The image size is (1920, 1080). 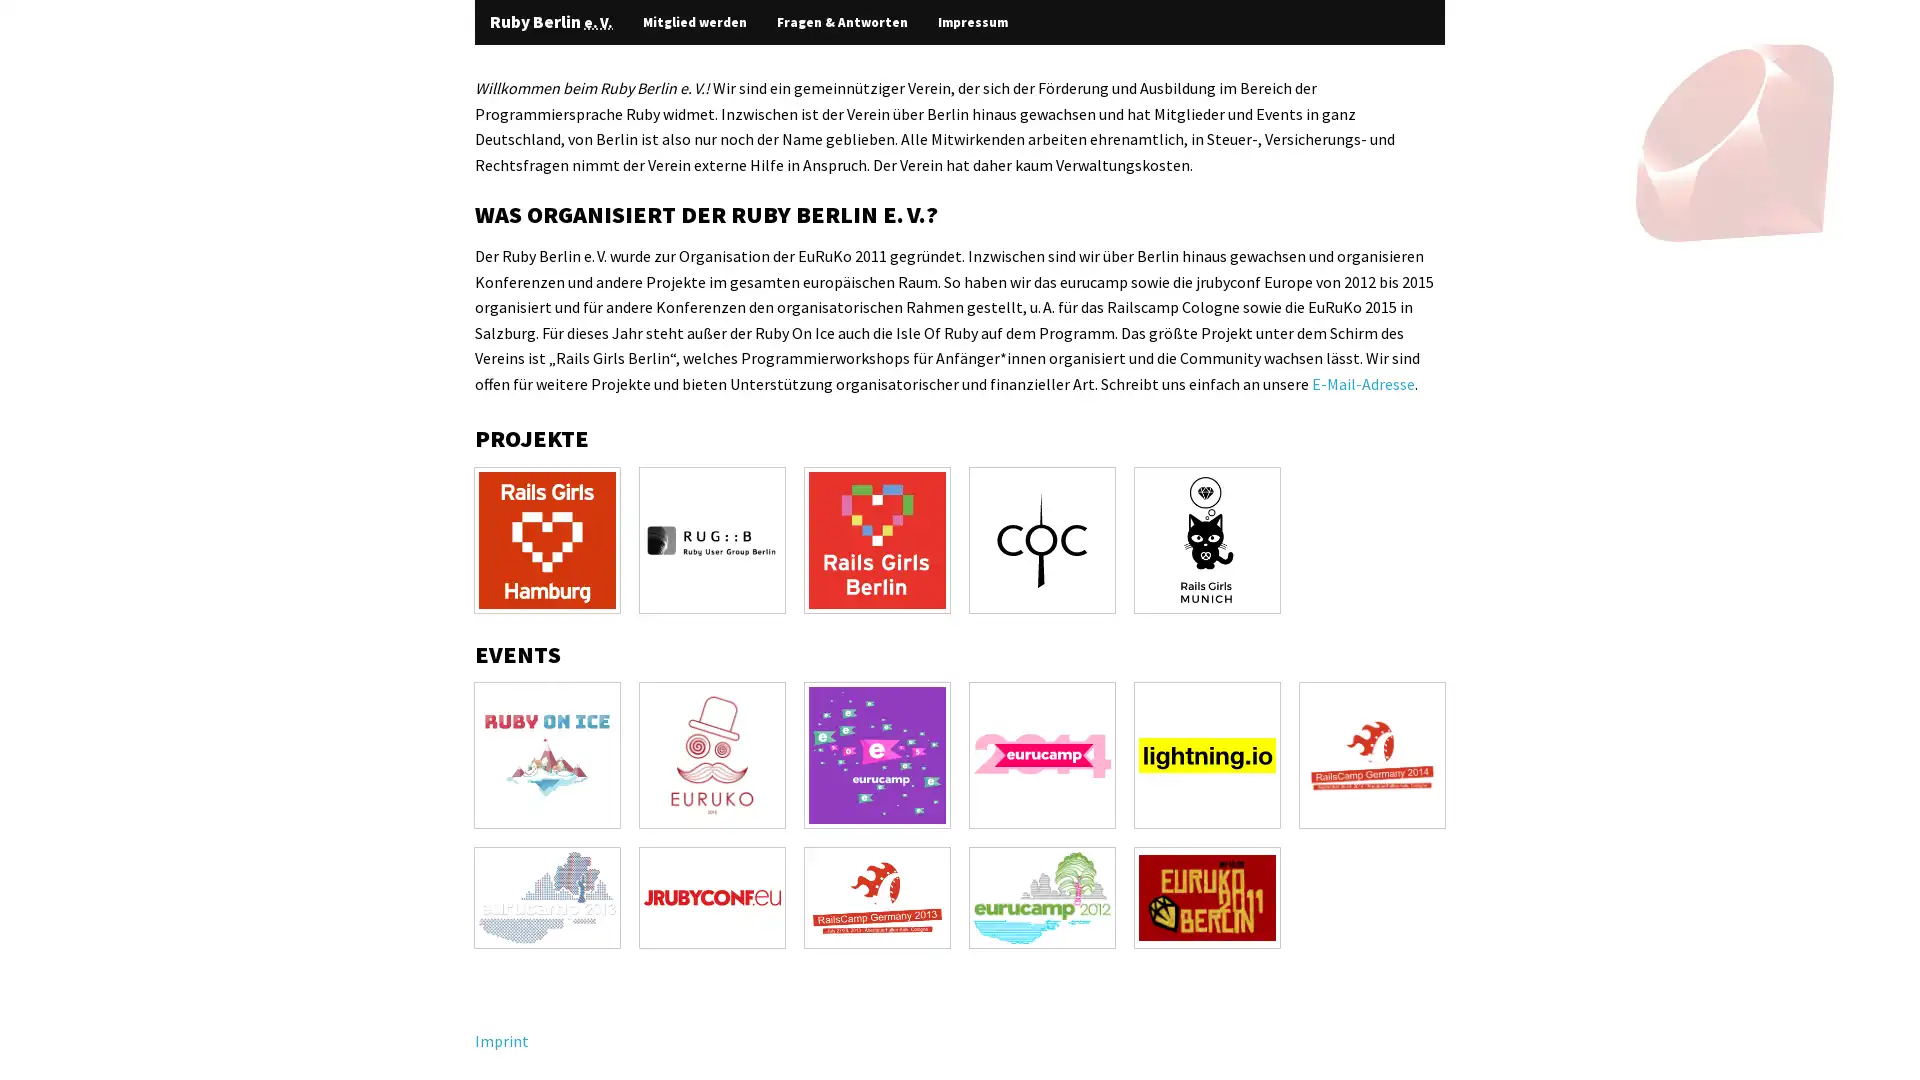 What do you see at coordinates (712, 755) in the screenshot?
I see `Euruko 2015` at bounding box center [712, 755].